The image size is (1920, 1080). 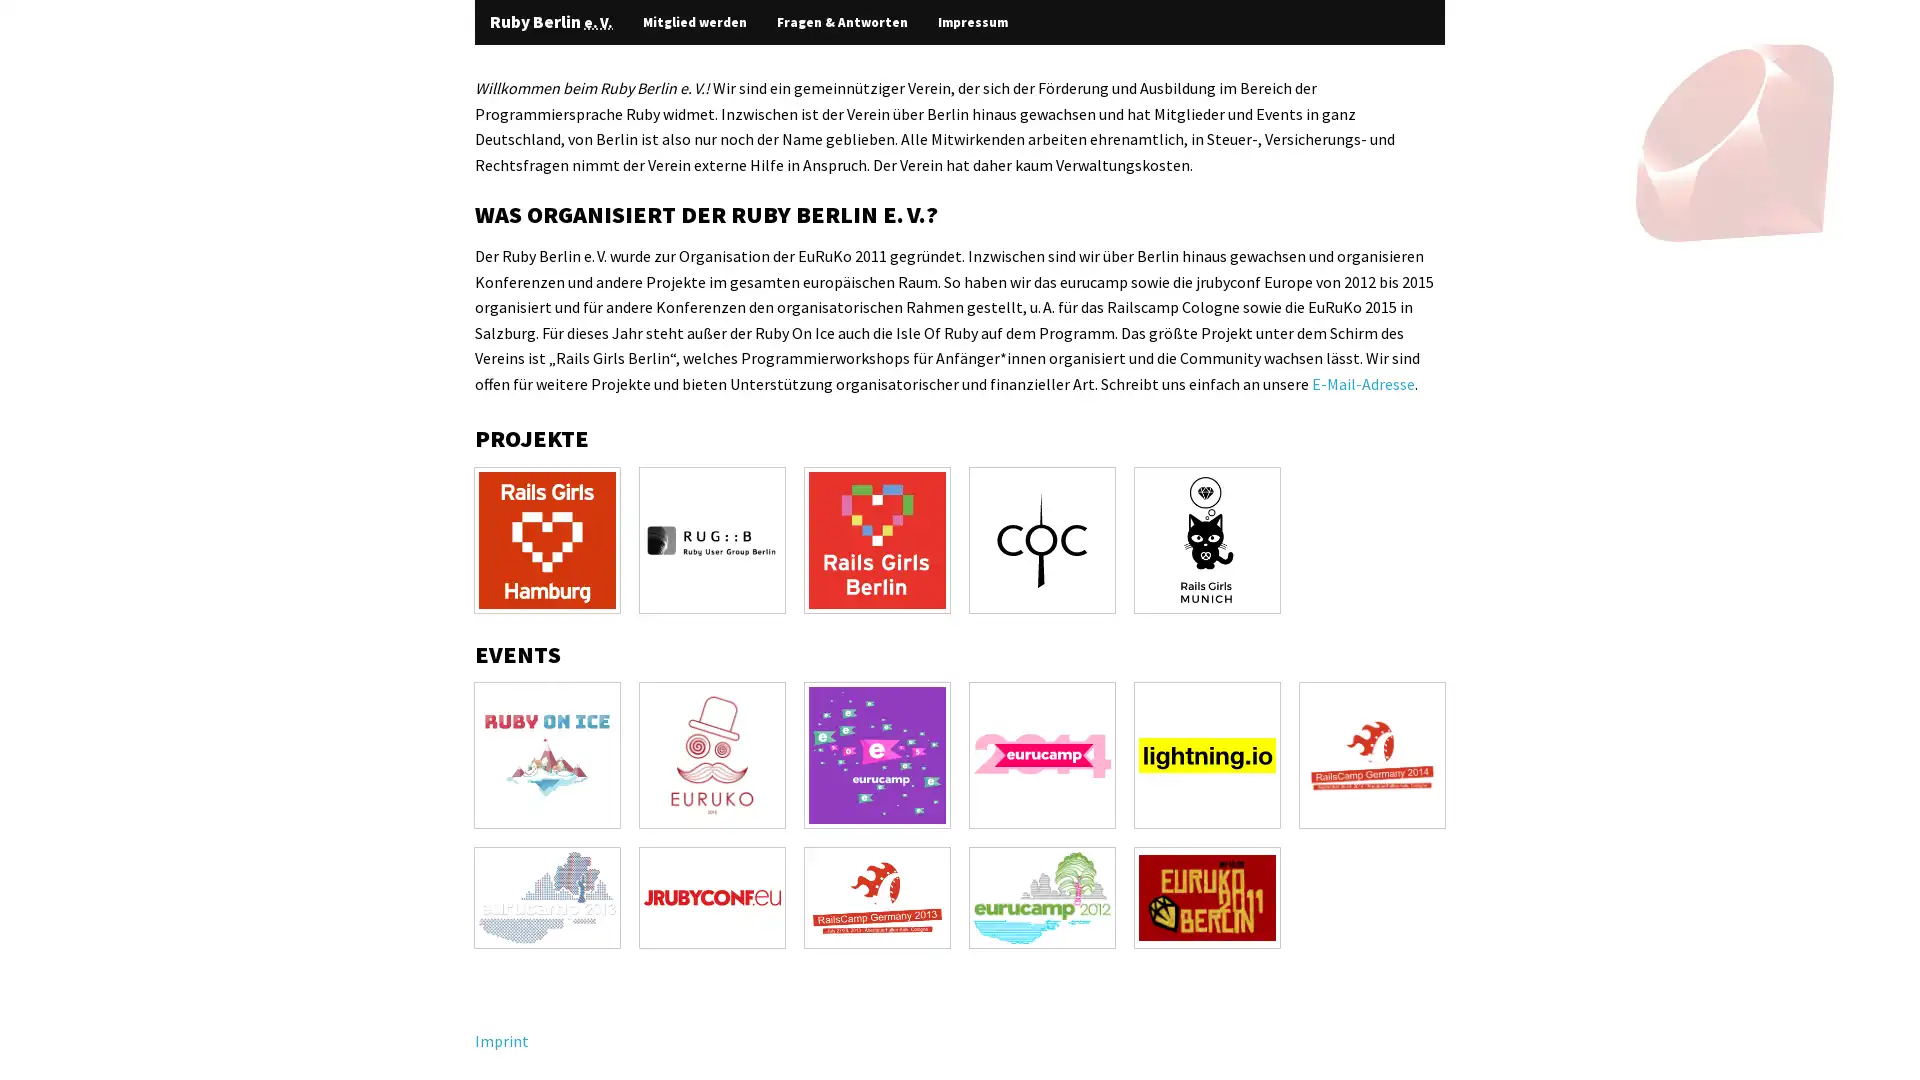 What do you see at coordinates (712, 755) in the screenshot?
I see `Euruko 2015` at bounding box center [712, 755].